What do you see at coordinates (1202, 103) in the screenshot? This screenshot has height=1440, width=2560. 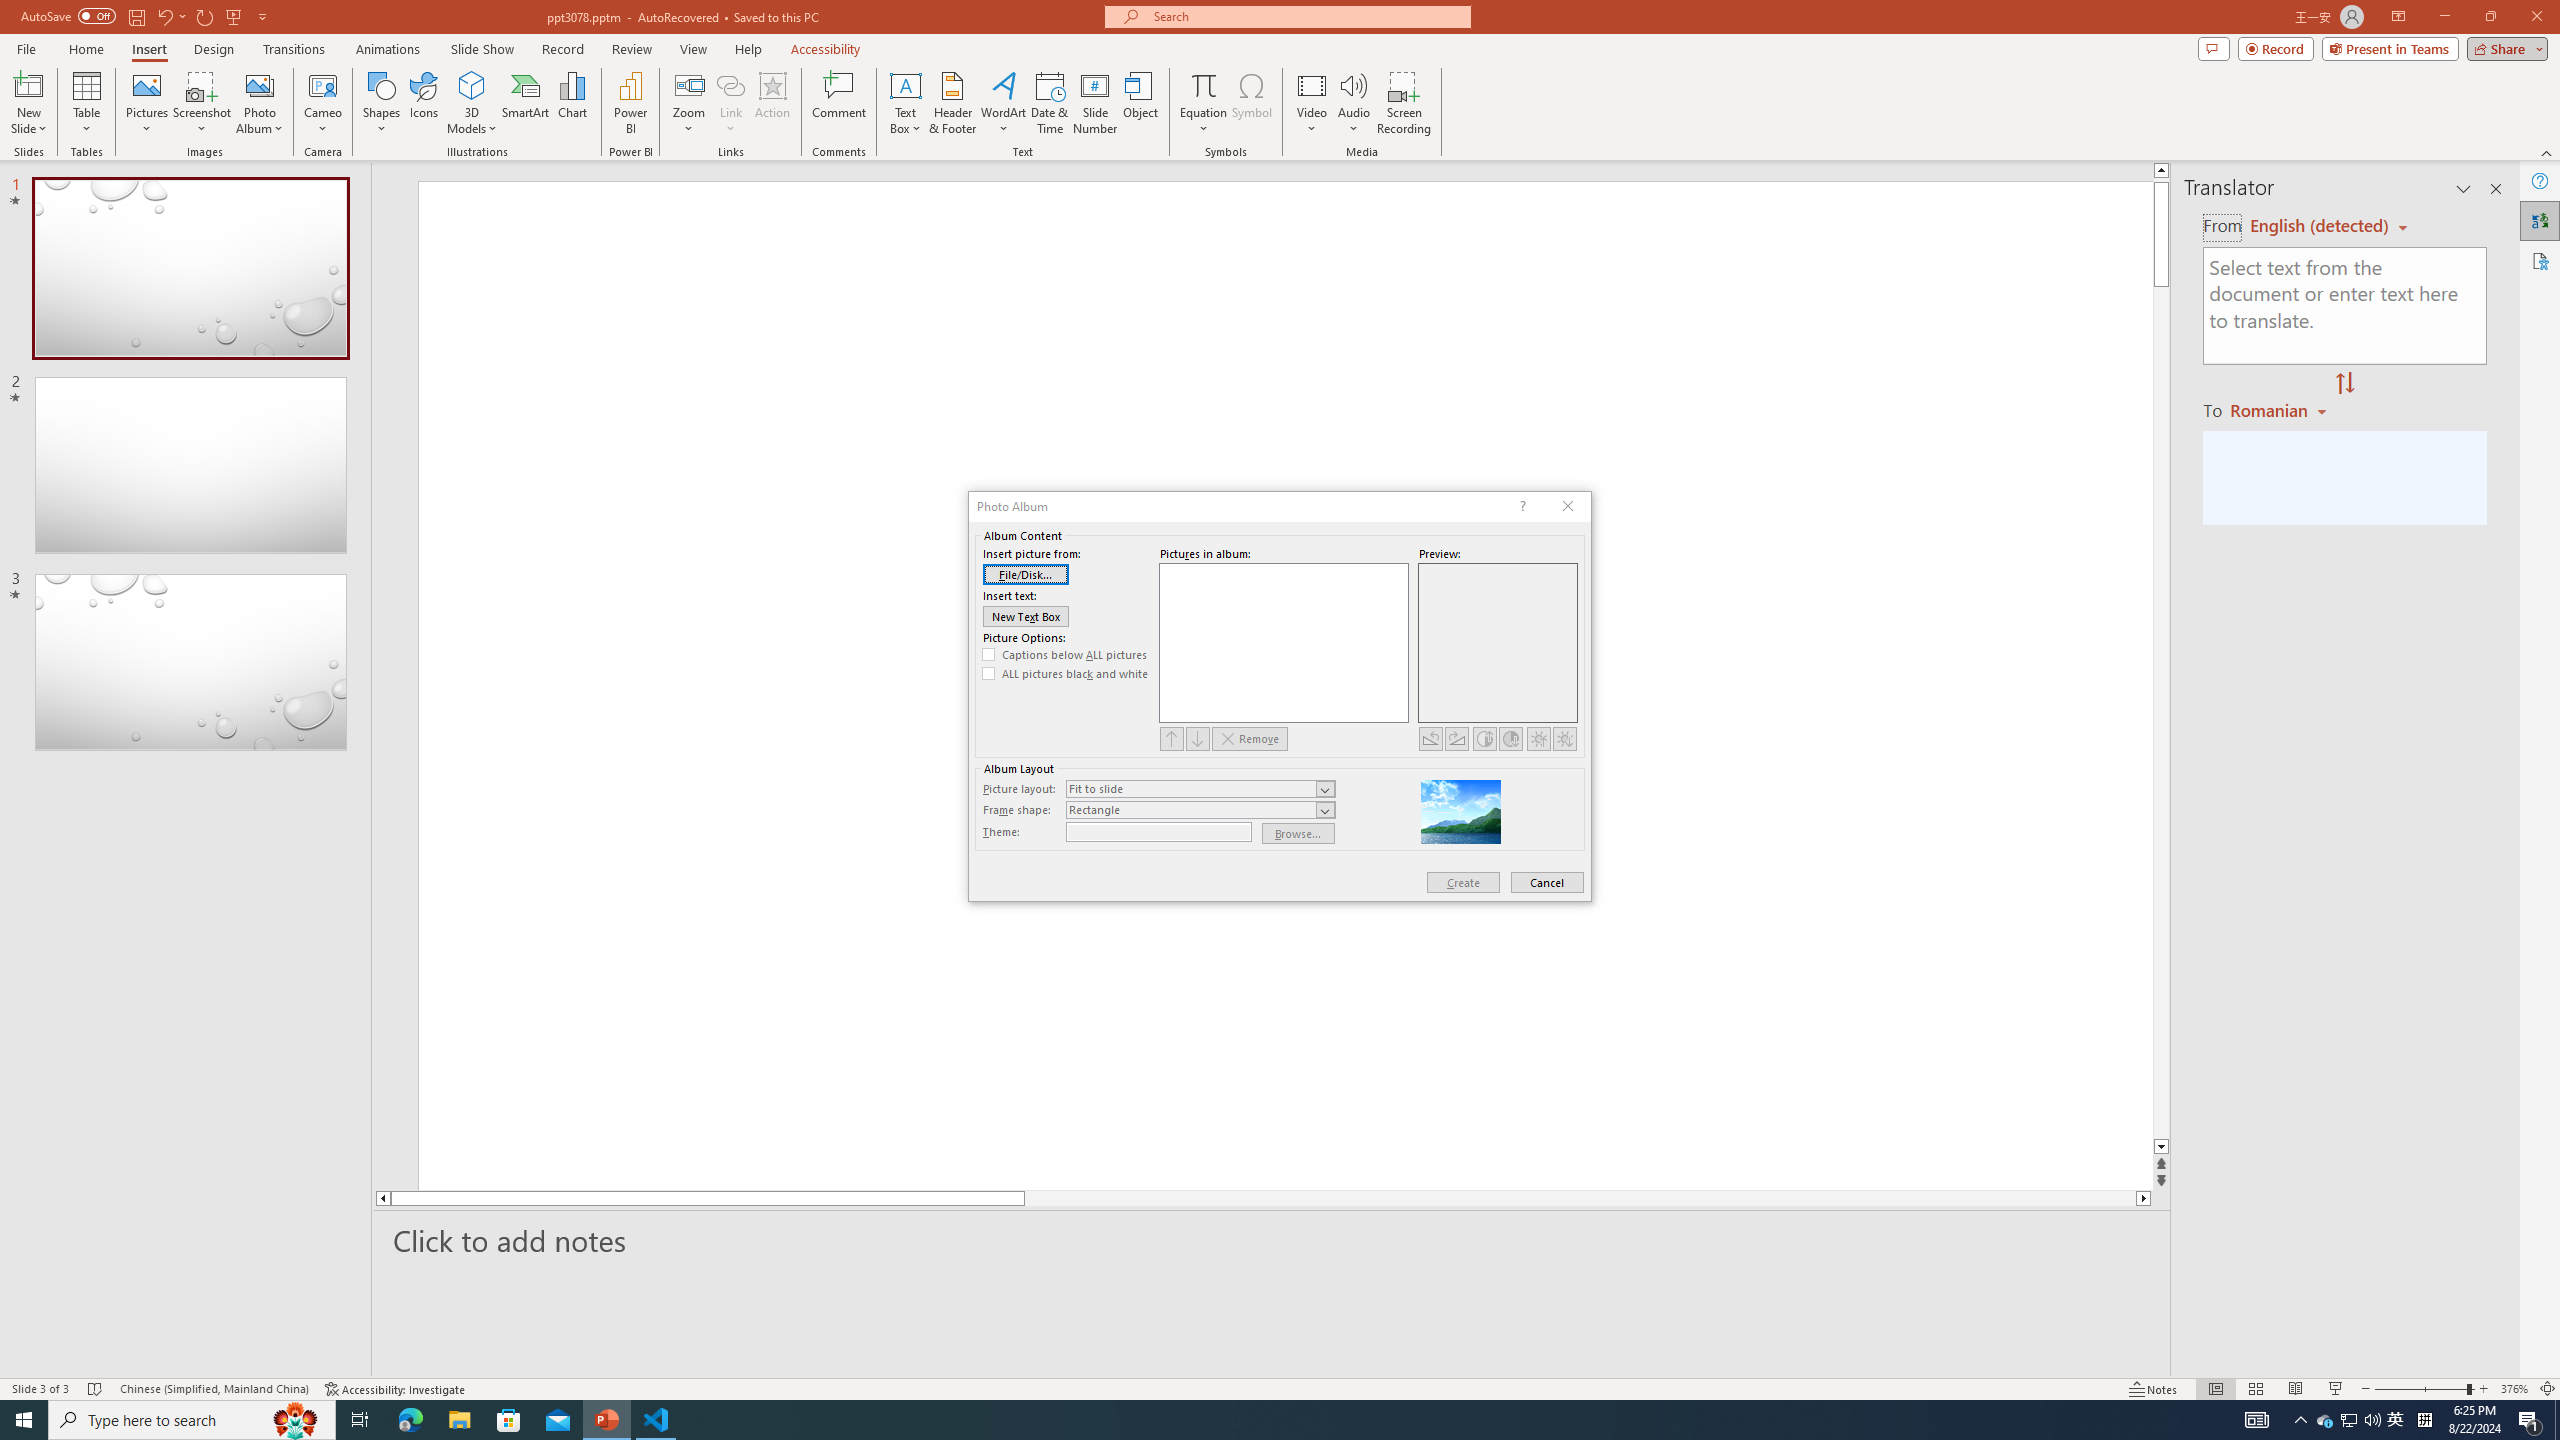 I see `'Equation'` at bounding box center [1202, 103].